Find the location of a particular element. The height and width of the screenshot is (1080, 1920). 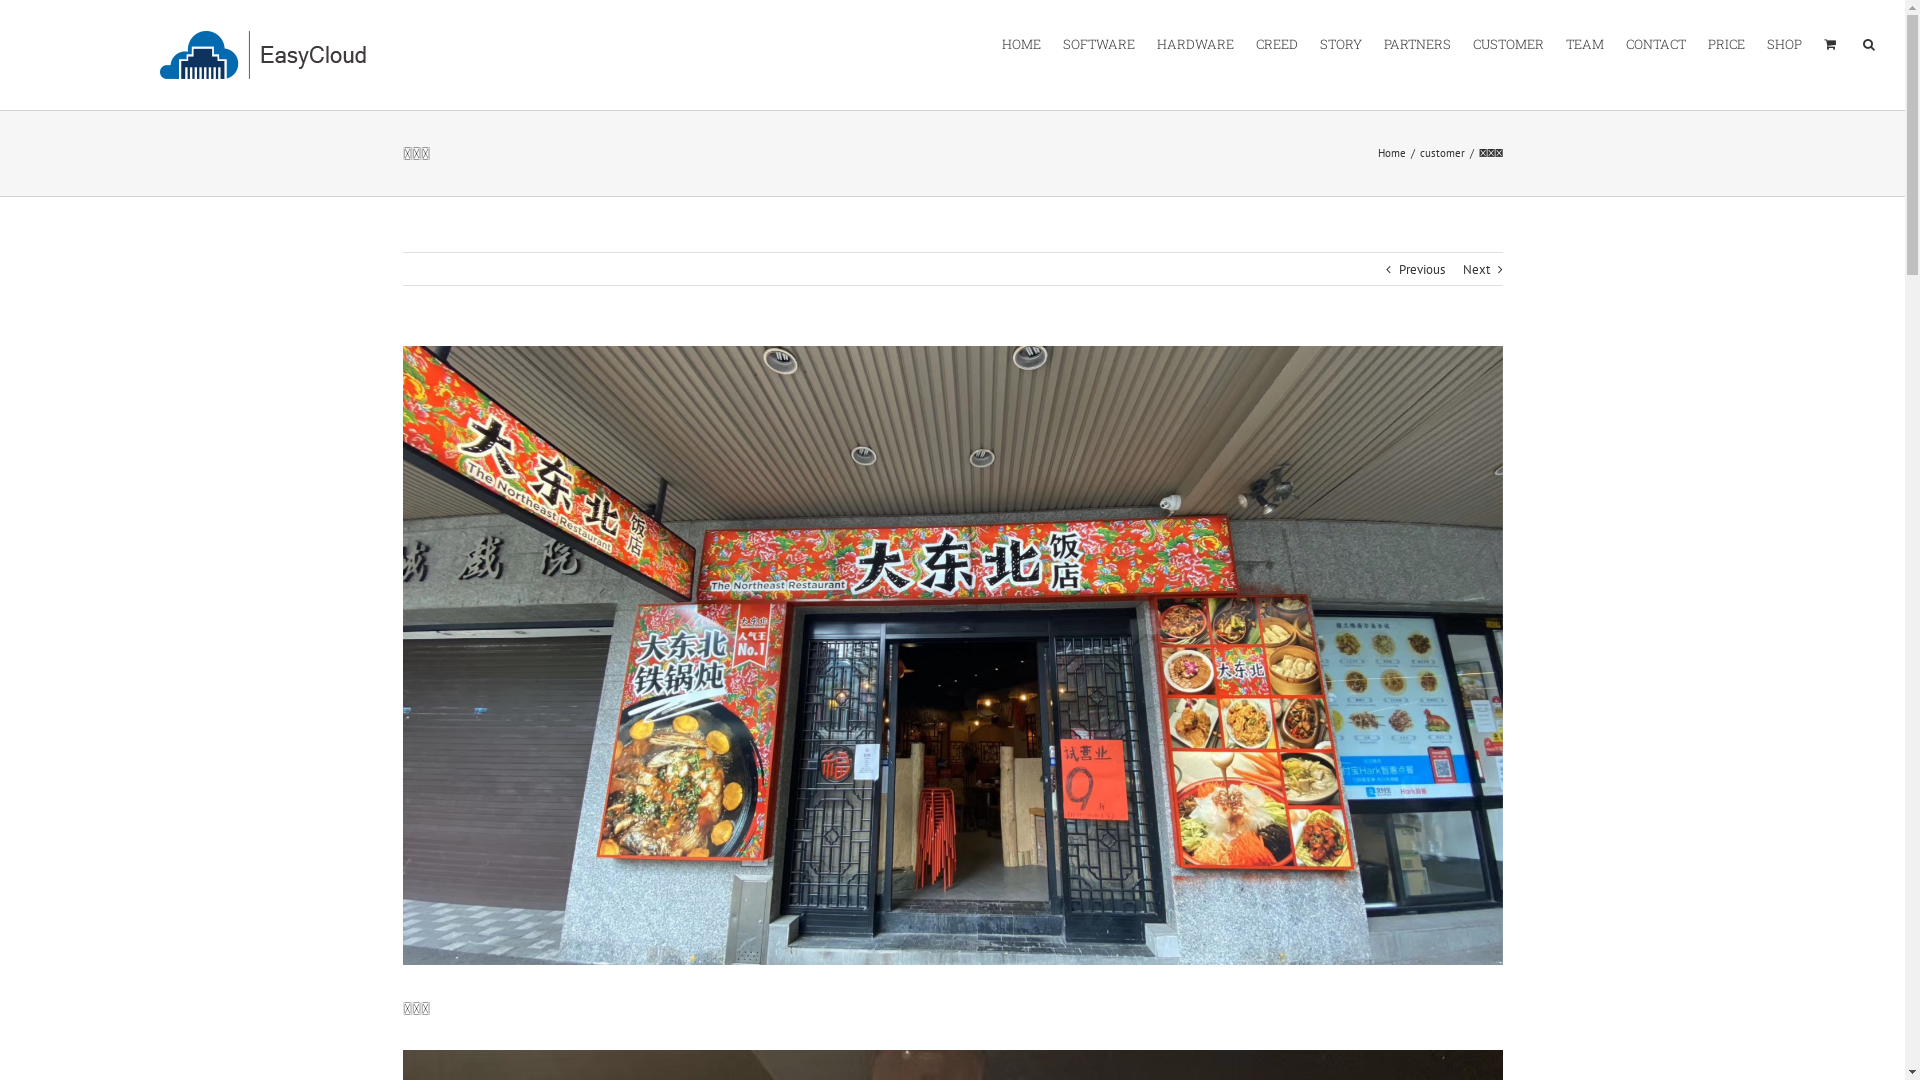

'SHOP' is located at coordinates (1766, 42).